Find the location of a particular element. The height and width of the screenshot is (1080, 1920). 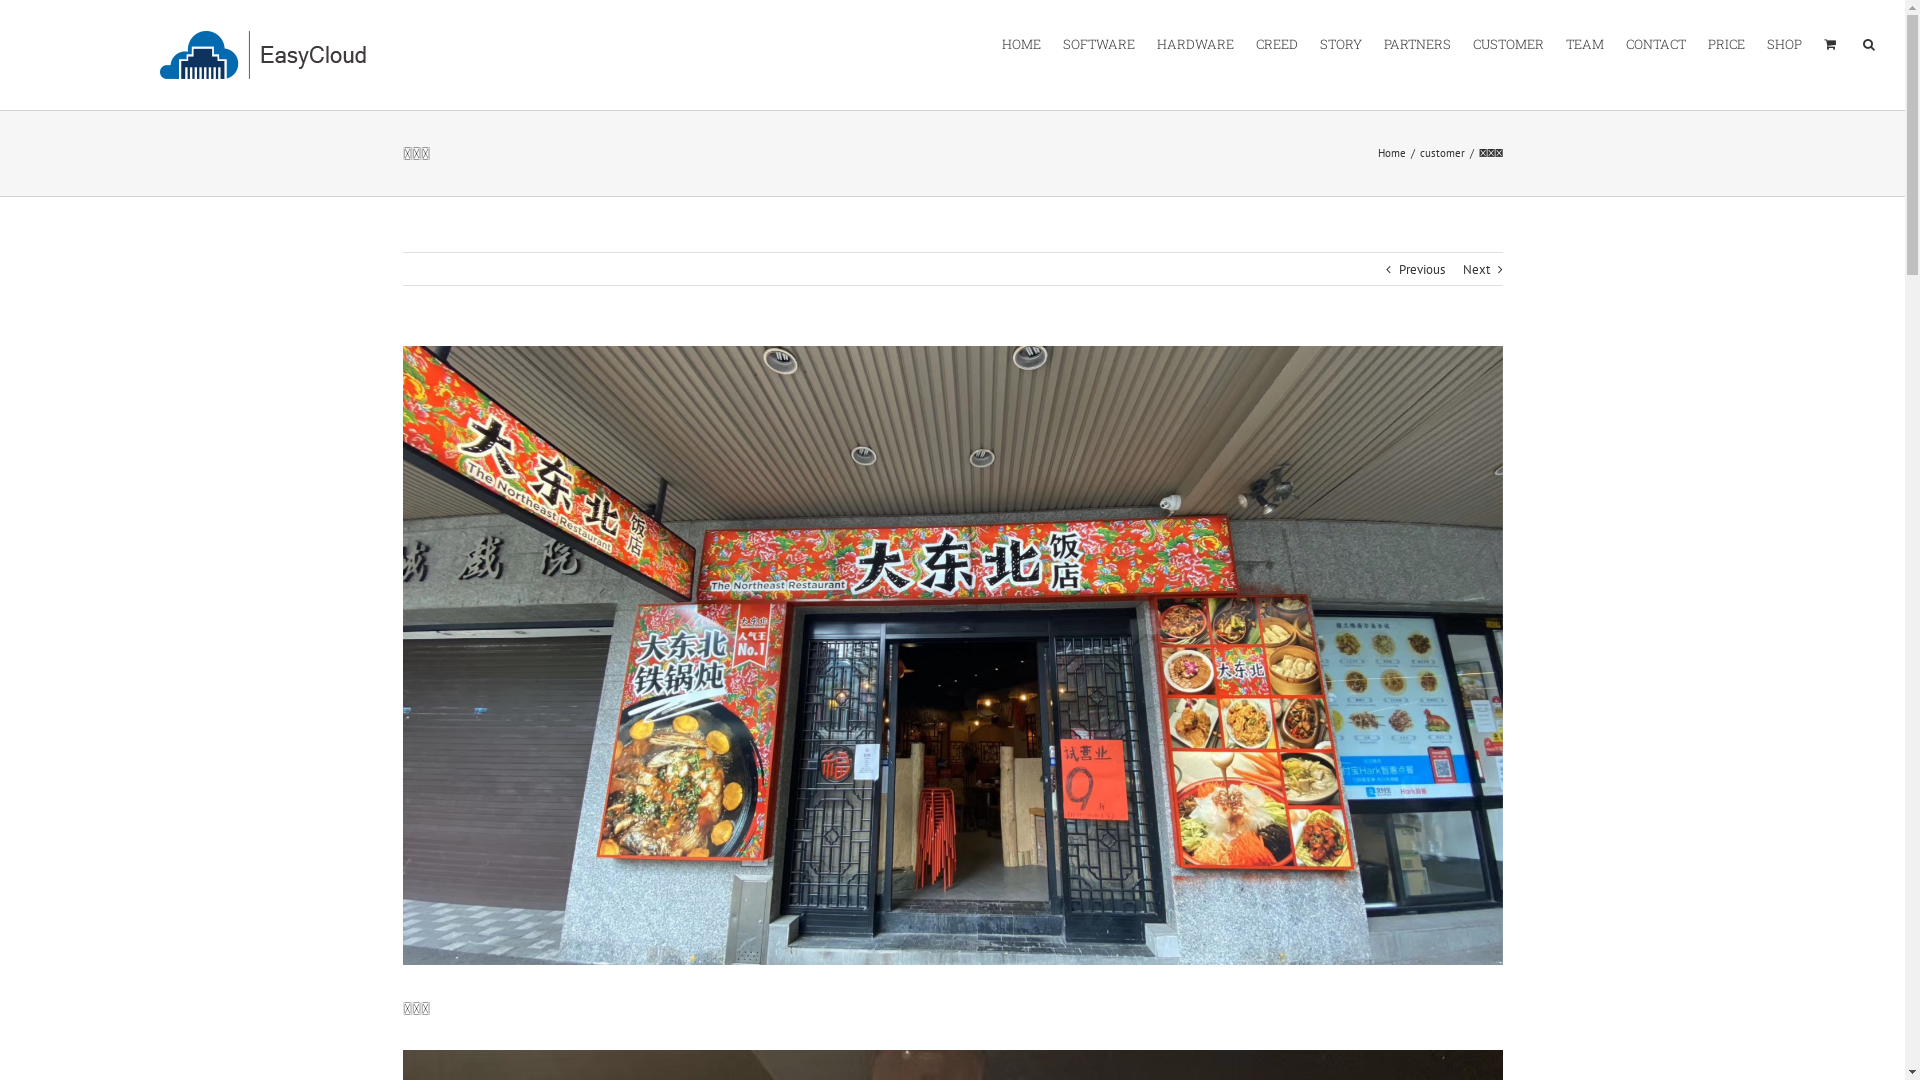

'SHOP' is located at coordinates (1766, 42).